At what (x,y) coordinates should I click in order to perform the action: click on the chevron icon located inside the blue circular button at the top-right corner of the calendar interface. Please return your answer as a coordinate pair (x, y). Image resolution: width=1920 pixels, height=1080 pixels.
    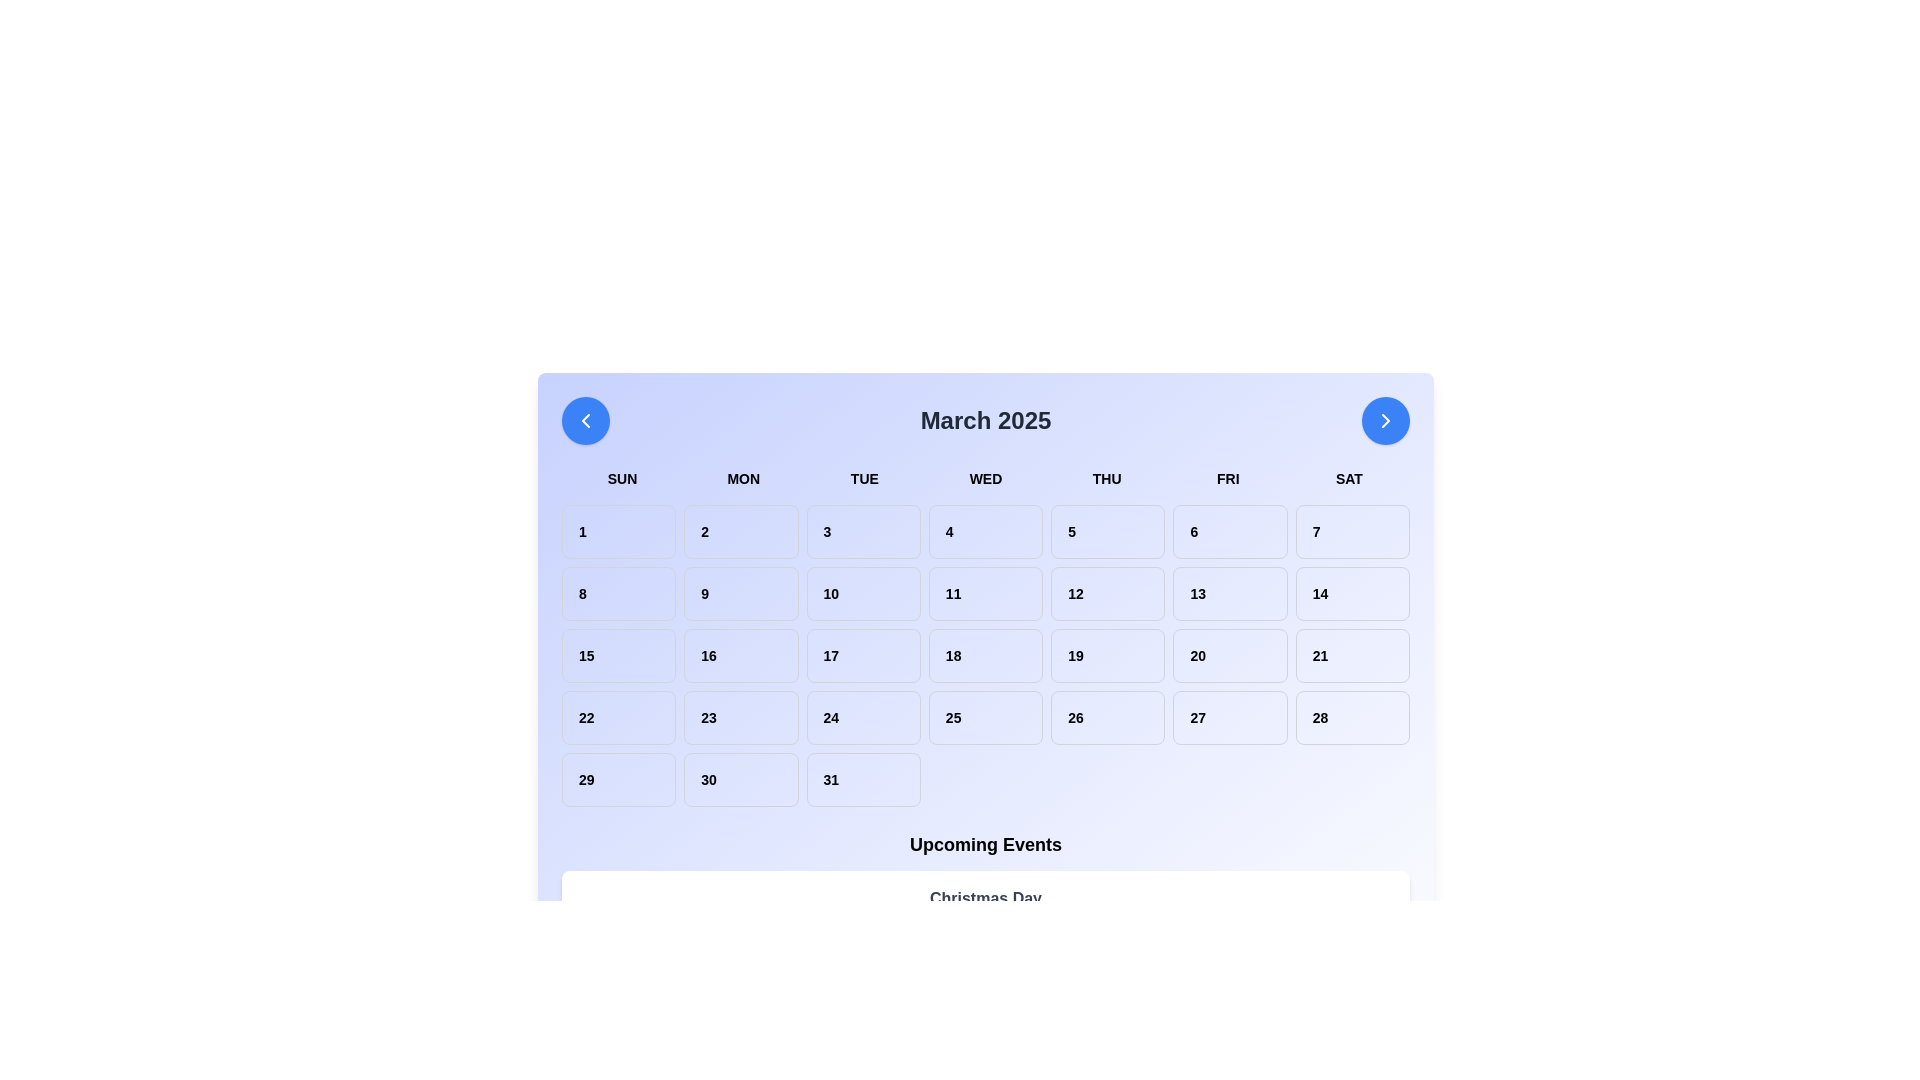
    Looking at the image, I should click on (1385, 419).